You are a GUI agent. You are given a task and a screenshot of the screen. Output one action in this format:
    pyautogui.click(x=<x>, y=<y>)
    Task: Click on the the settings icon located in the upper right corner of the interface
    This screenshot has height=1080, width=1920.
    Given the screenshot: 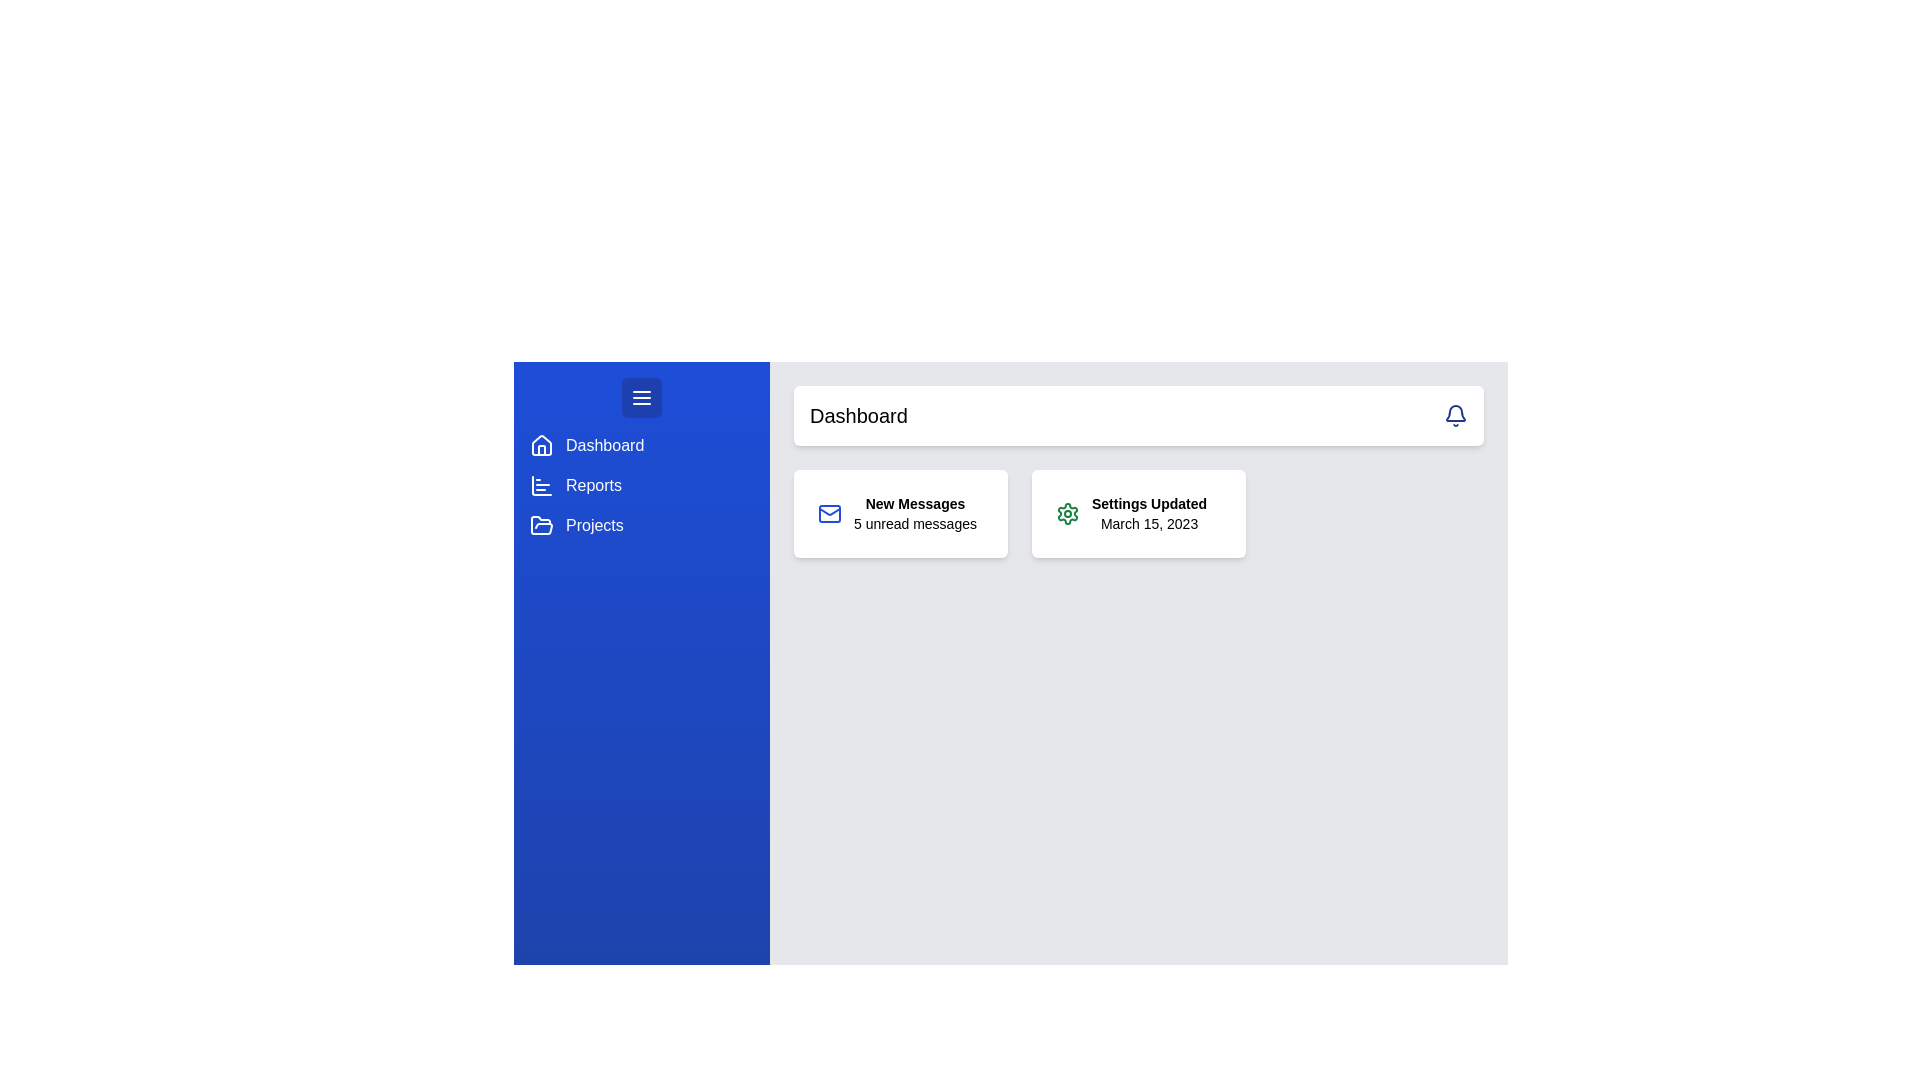 What is the action you would take?
    pyautogui.click(x=1067, y=512)
    